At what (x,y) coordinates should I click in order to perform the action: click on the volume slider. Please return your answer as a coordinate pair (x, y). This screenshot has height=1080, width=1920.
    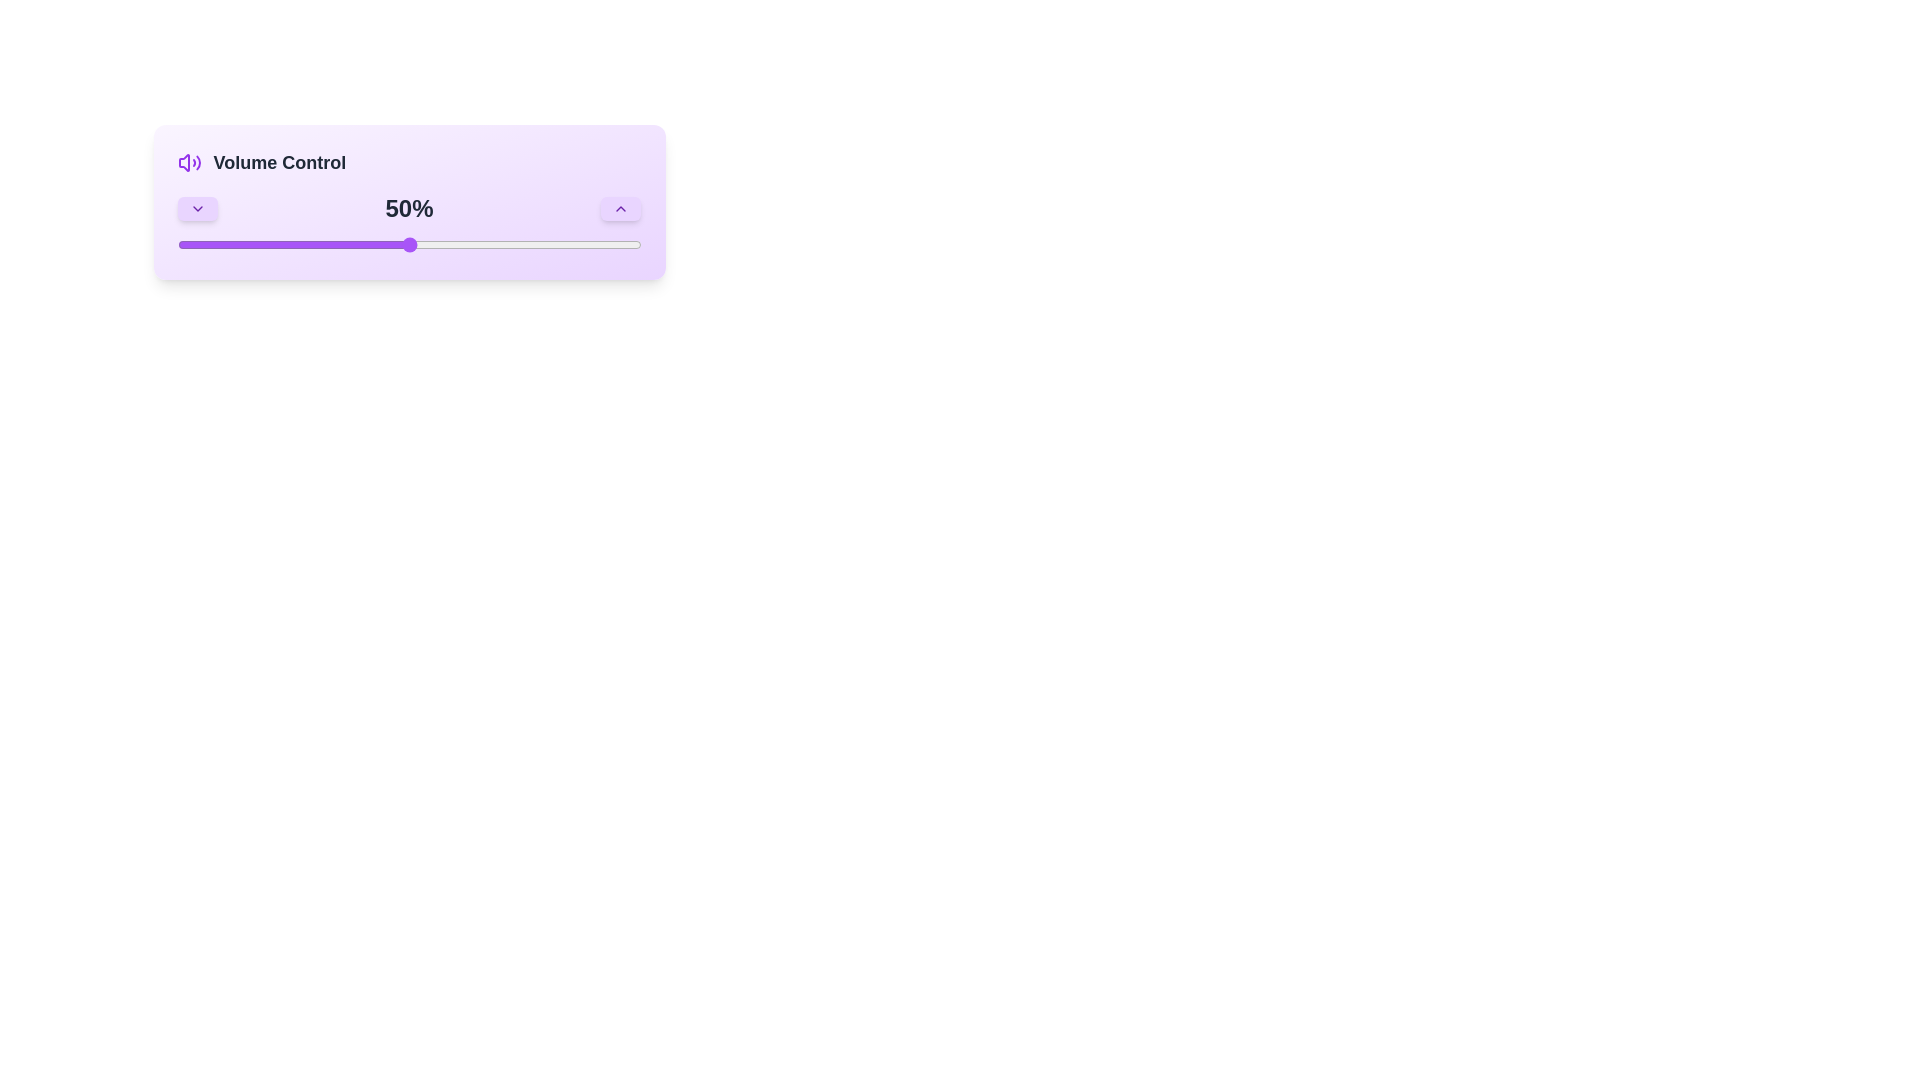
    Looking at the image, I should click on (413, 244).